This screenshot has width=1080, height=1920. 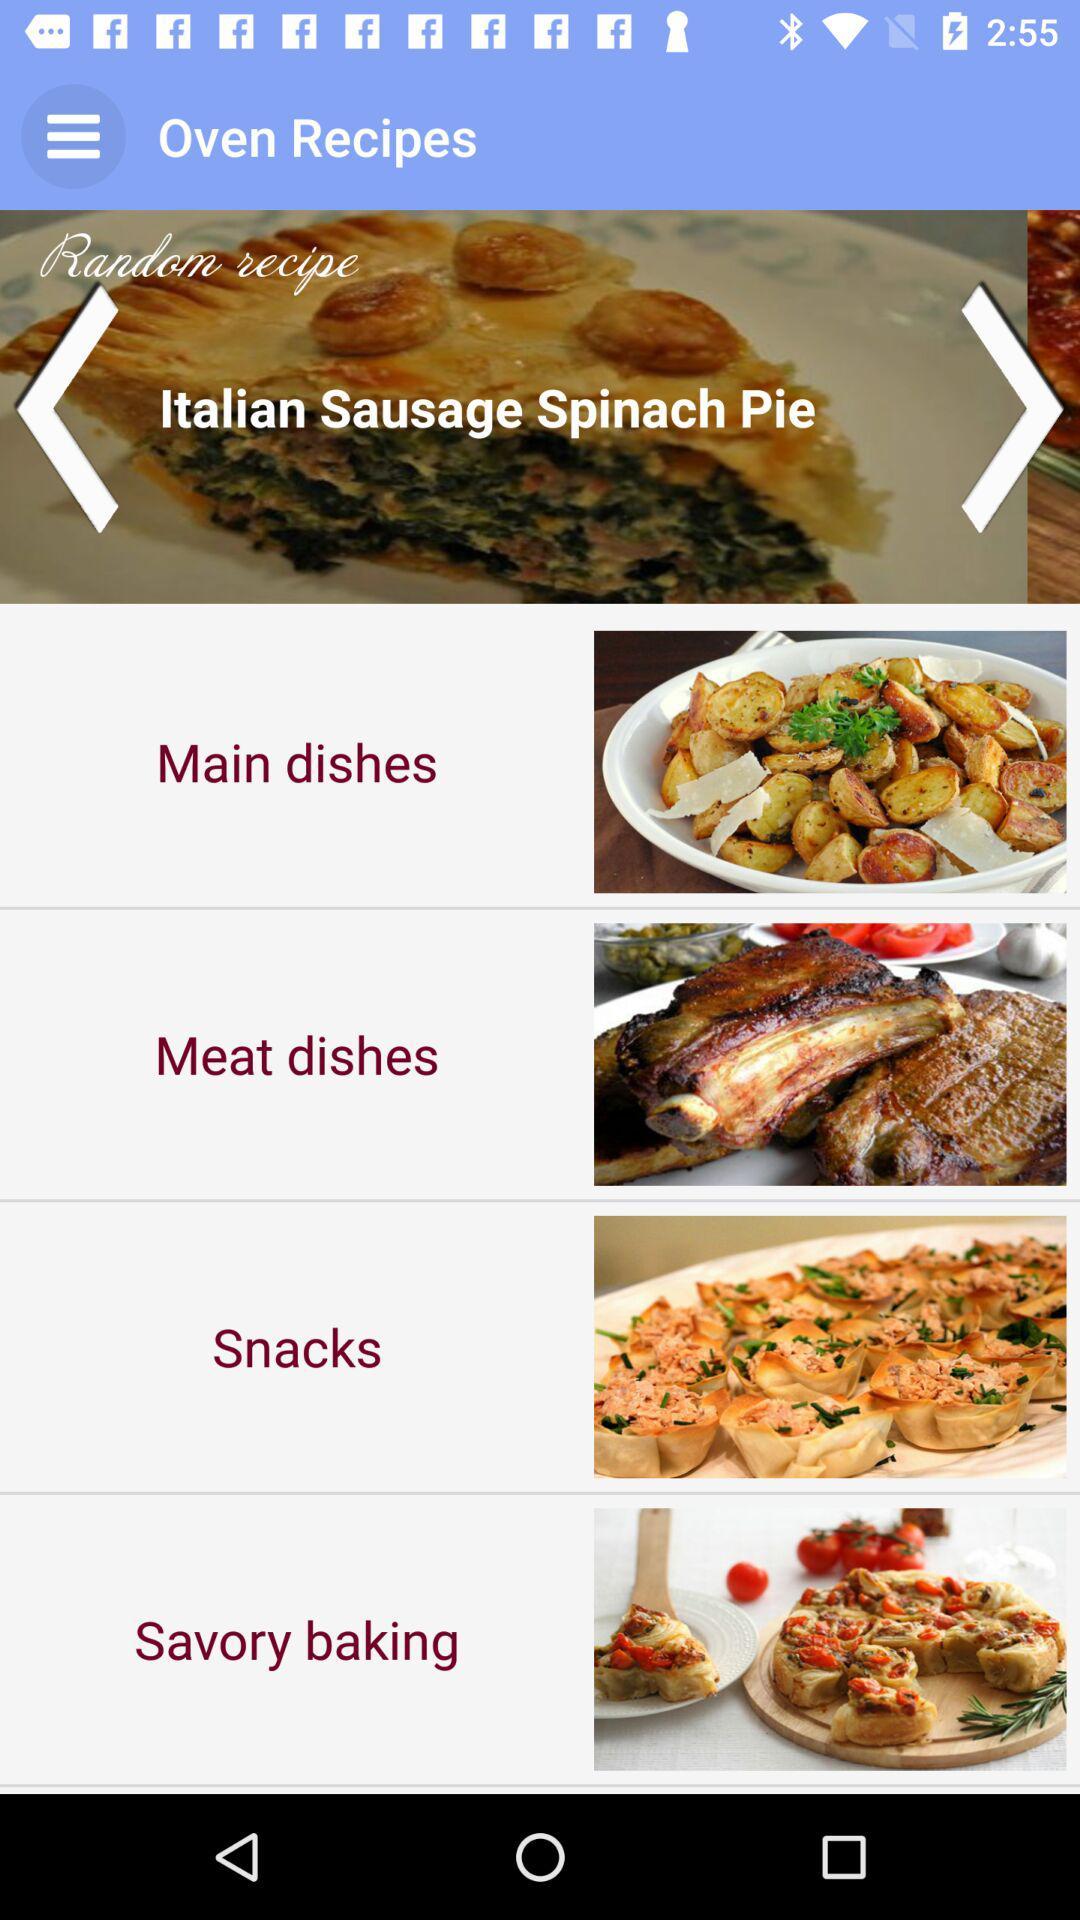 What do you see at coordinates (297, 1053) in the screenshot?
I see `item below the main dishes` at bounding box center [297, 1053].